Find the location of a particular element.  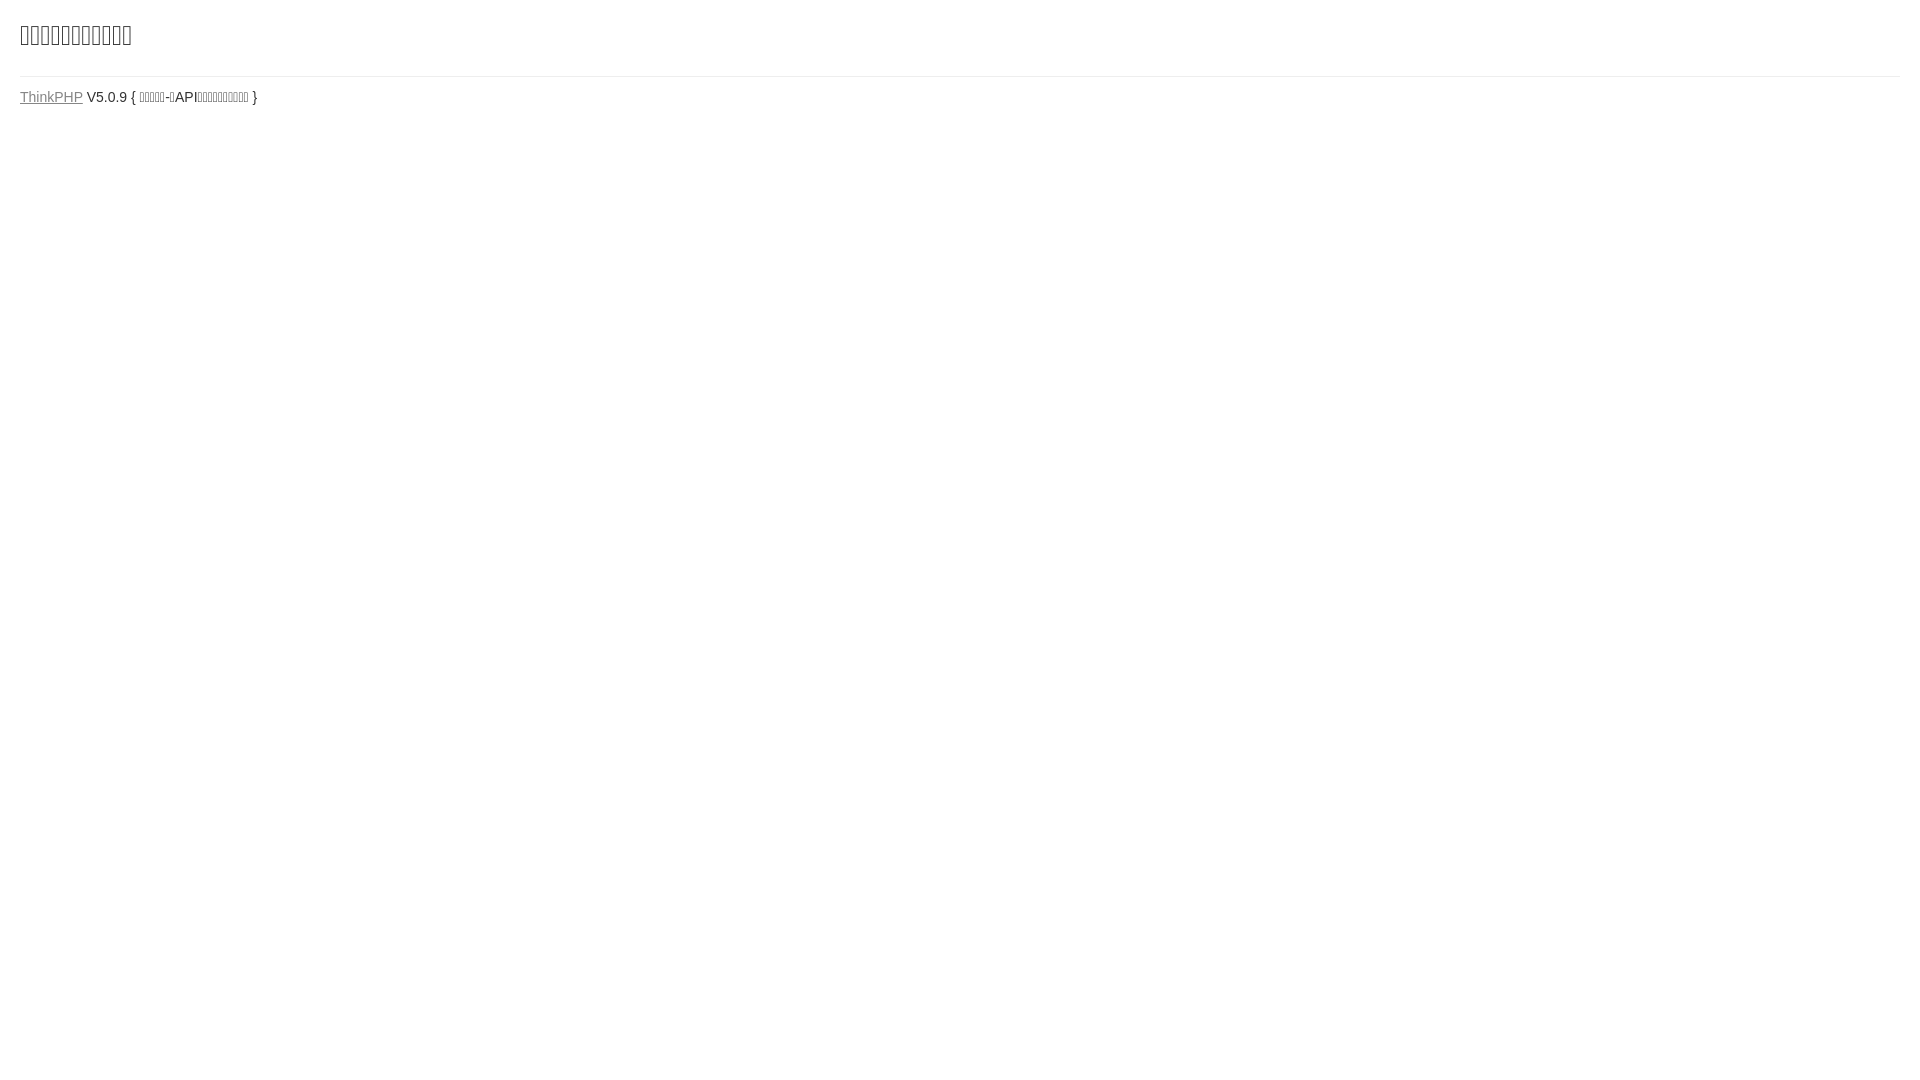

'ThinkPHP' is located at coordinates (19, 96).